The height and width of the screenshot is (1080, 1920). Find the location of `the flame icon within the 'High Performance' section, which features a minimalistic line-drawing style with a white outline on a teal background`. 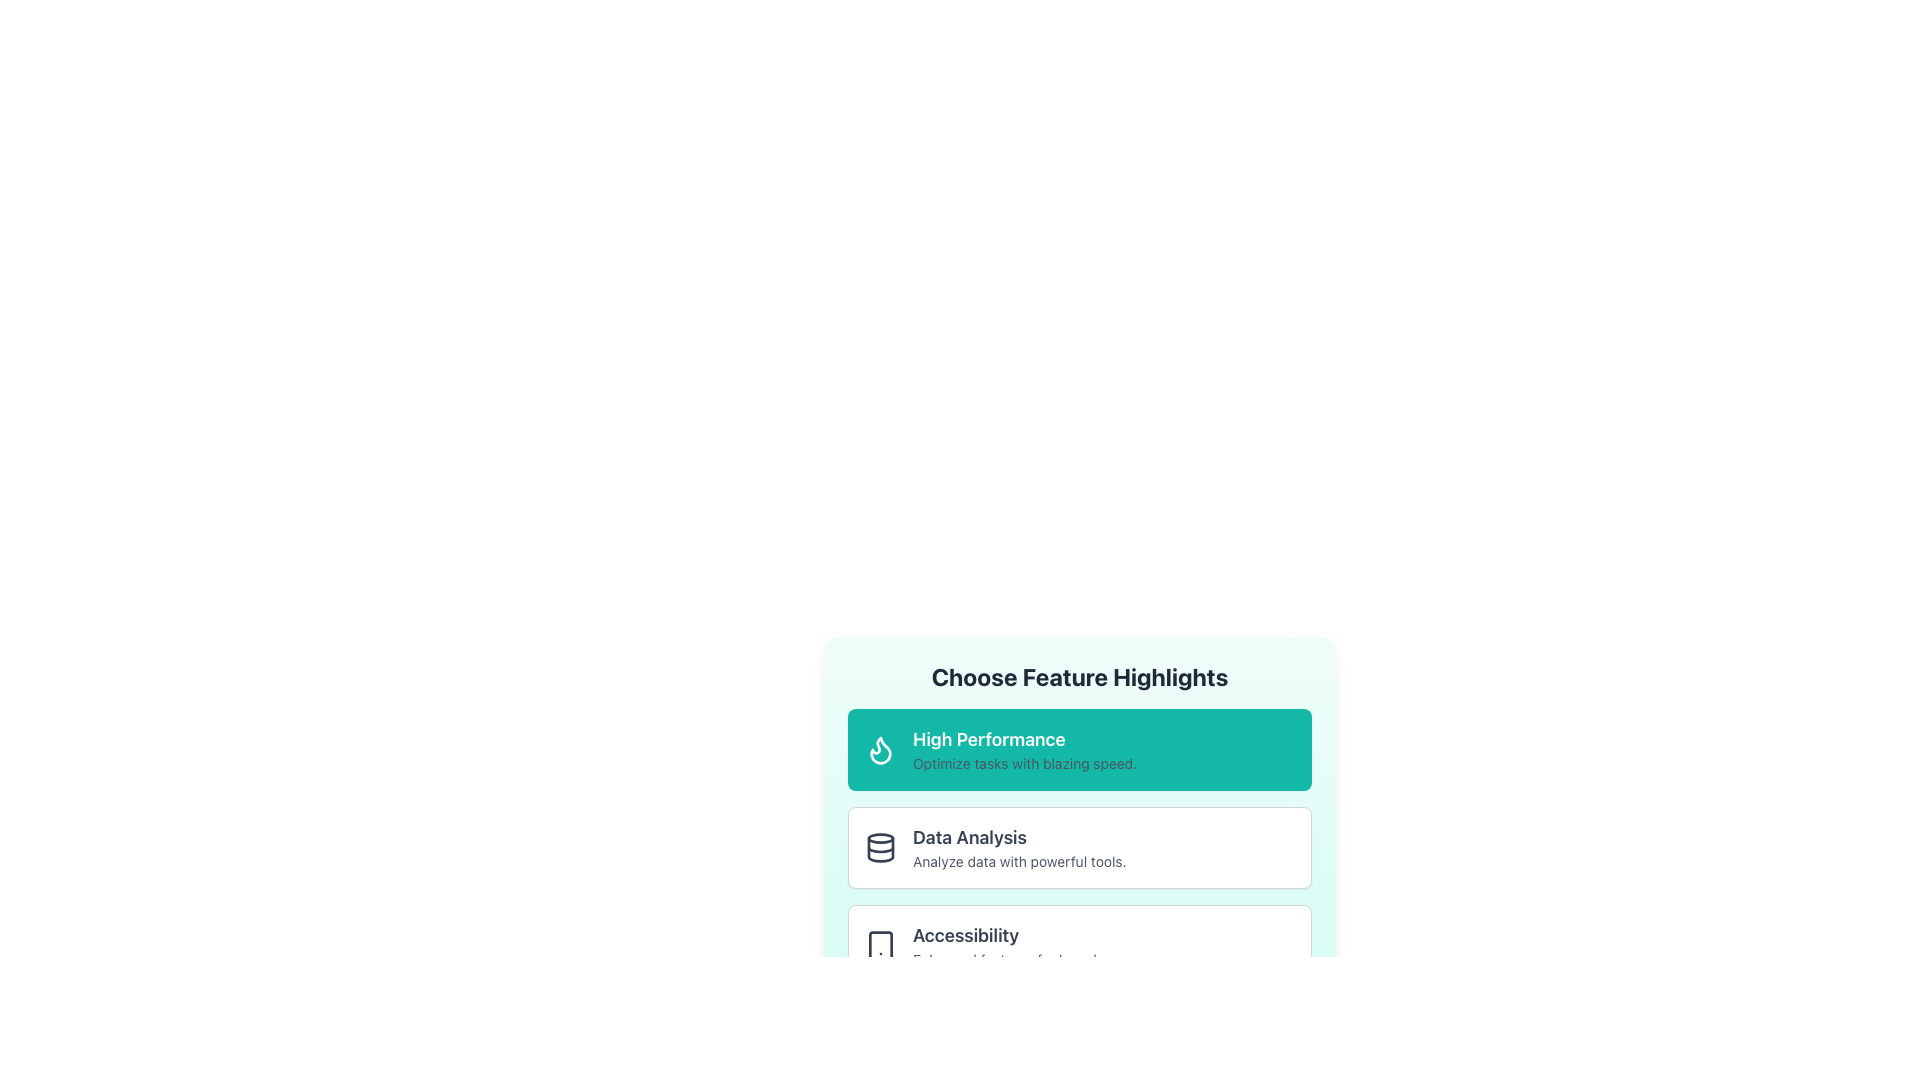

the flame icon within the 'High Performance' section, which features a minimalistic line-drawing style with a white outline on a teal background is located at coordinates (880, 749).